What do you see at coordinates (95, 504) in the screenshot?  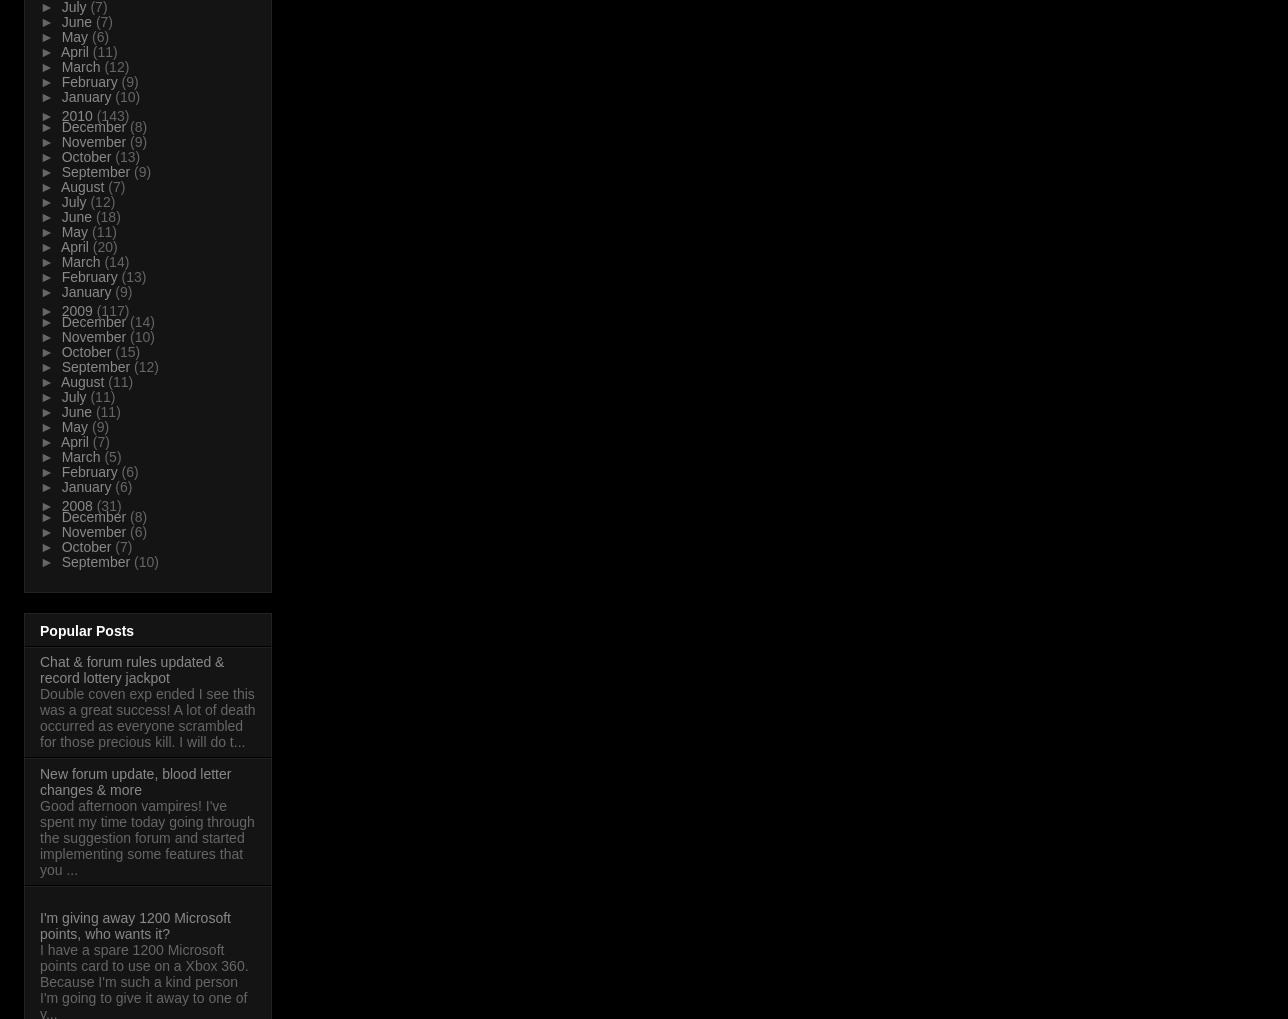 I see `'(31)'` at bounding box center [95, 504].